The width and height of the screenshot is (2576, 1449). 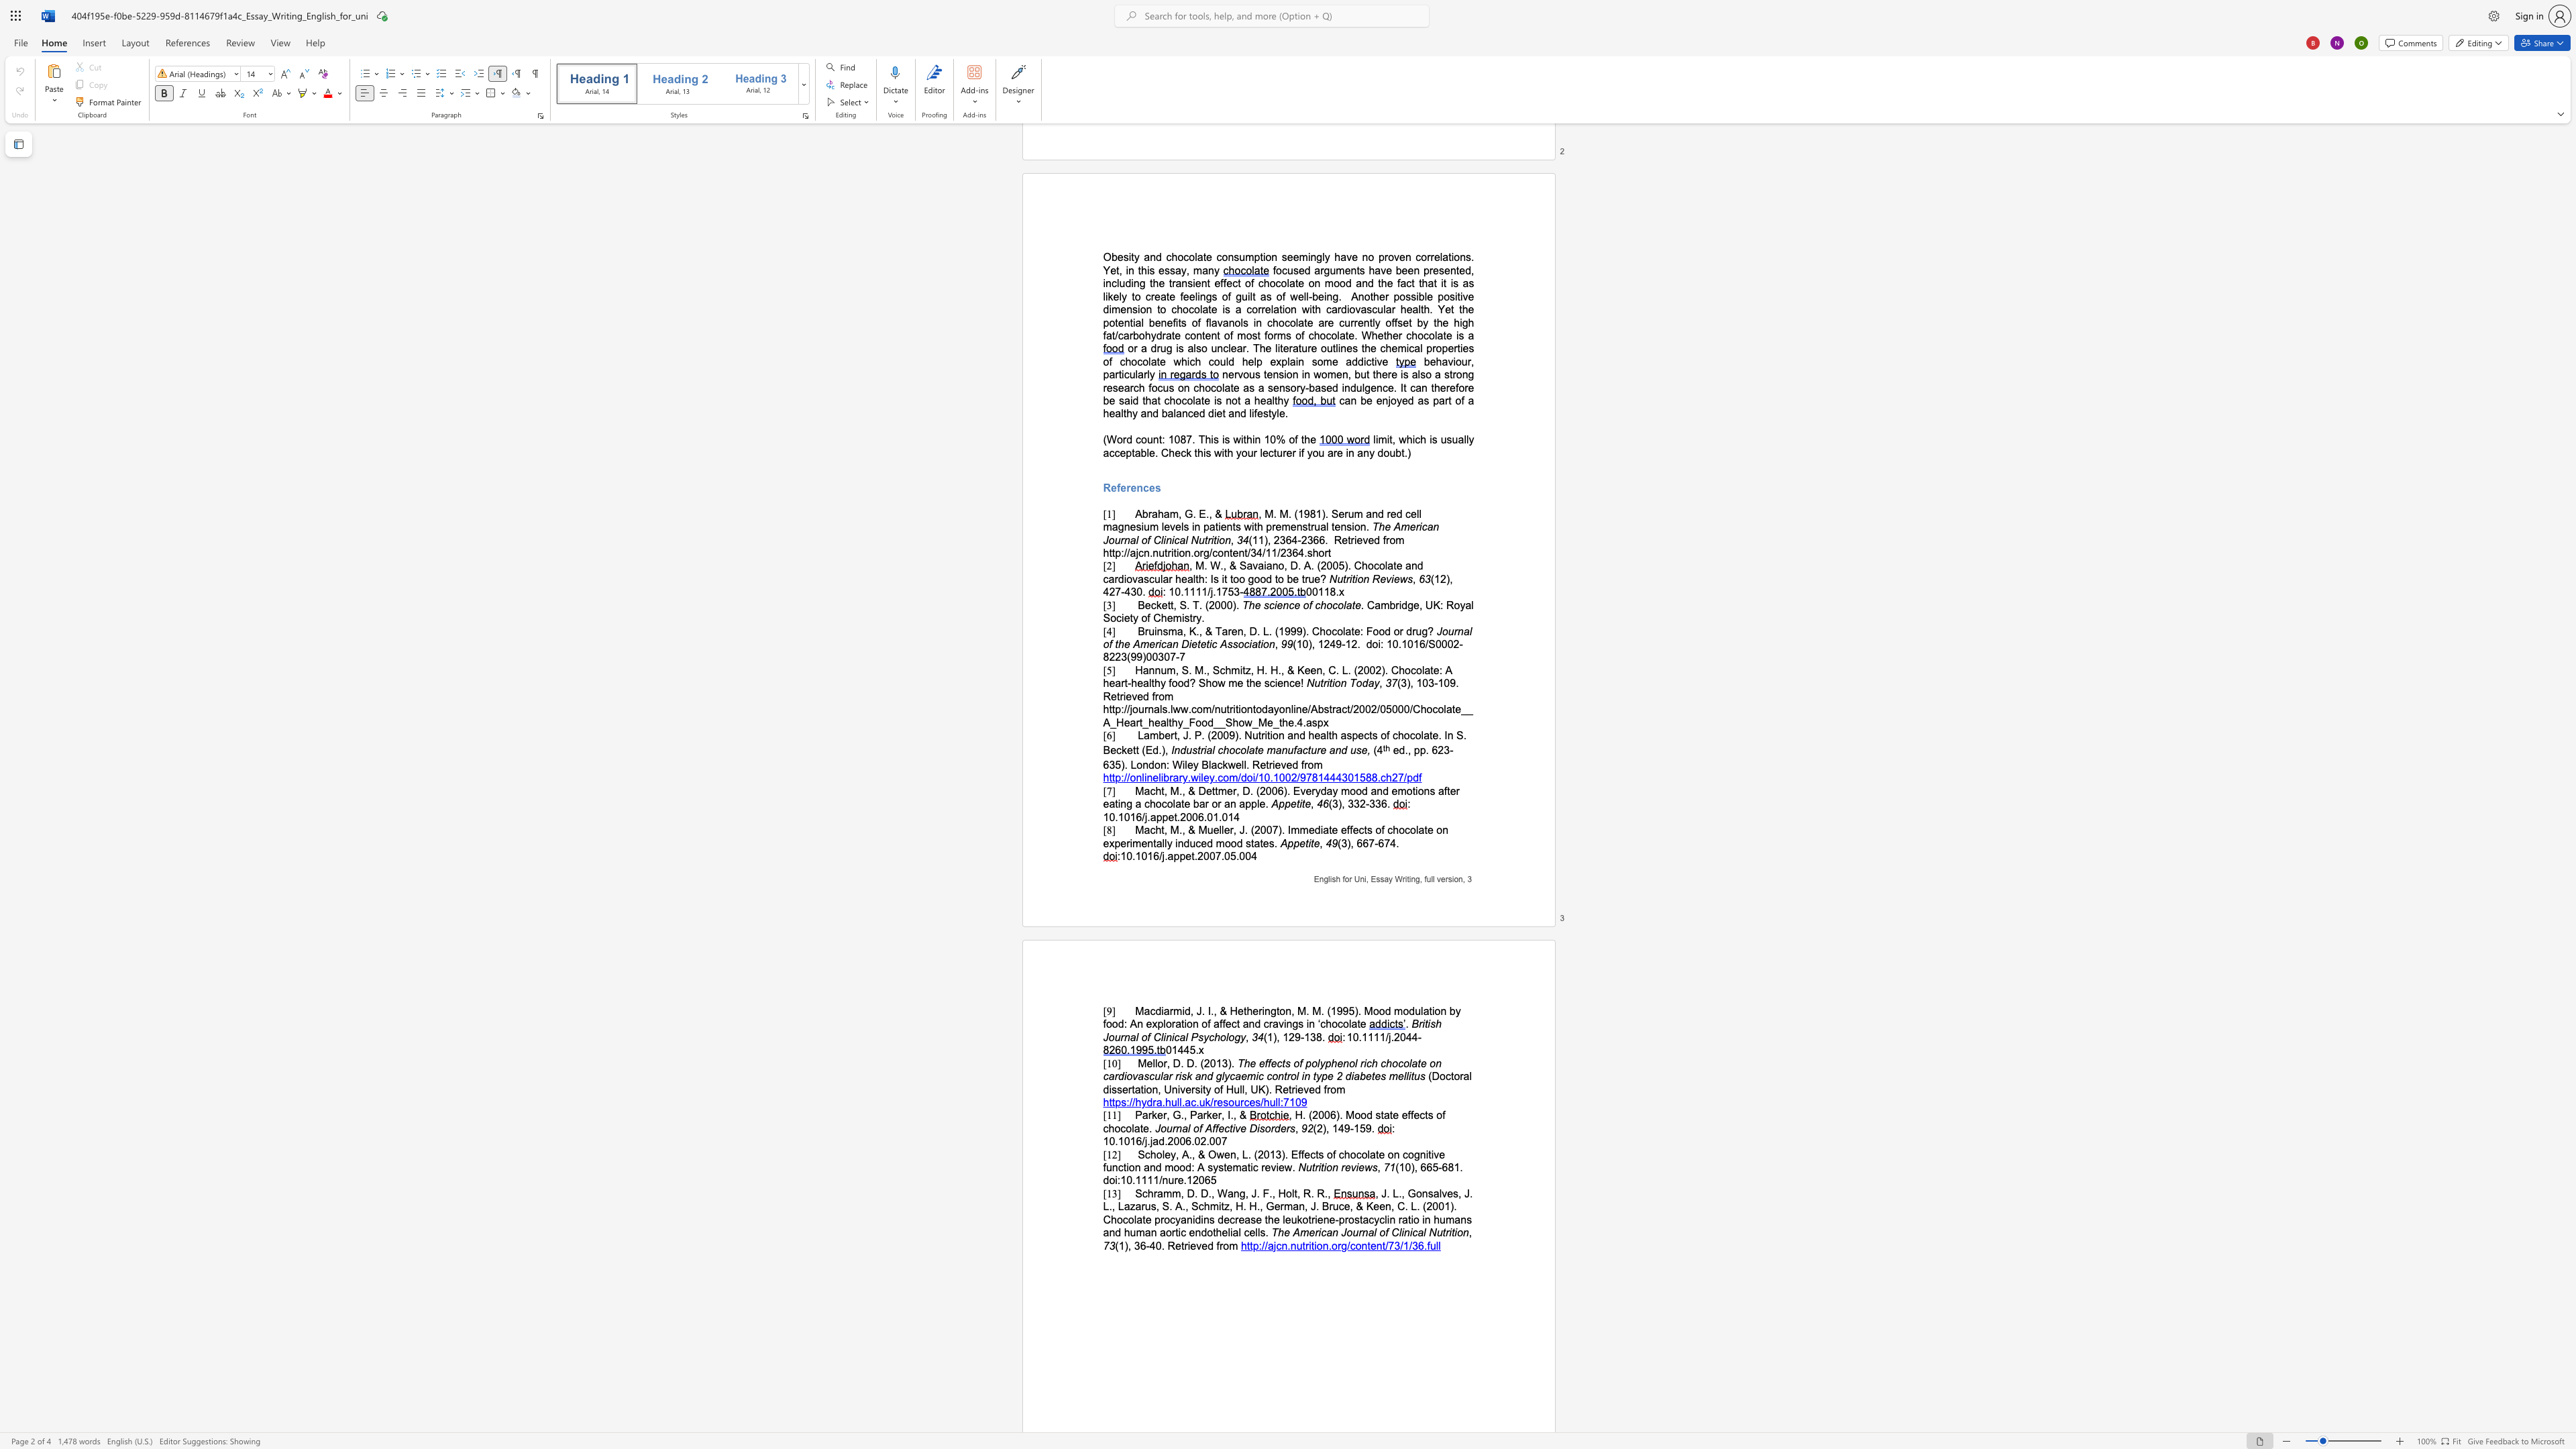 I want to click on the subset text "iversity of Hull, UK). Ret" within the text "(Doctoral dissertation, University of Hull, UK). Retrieved from", so click(x=1176, y=1088).